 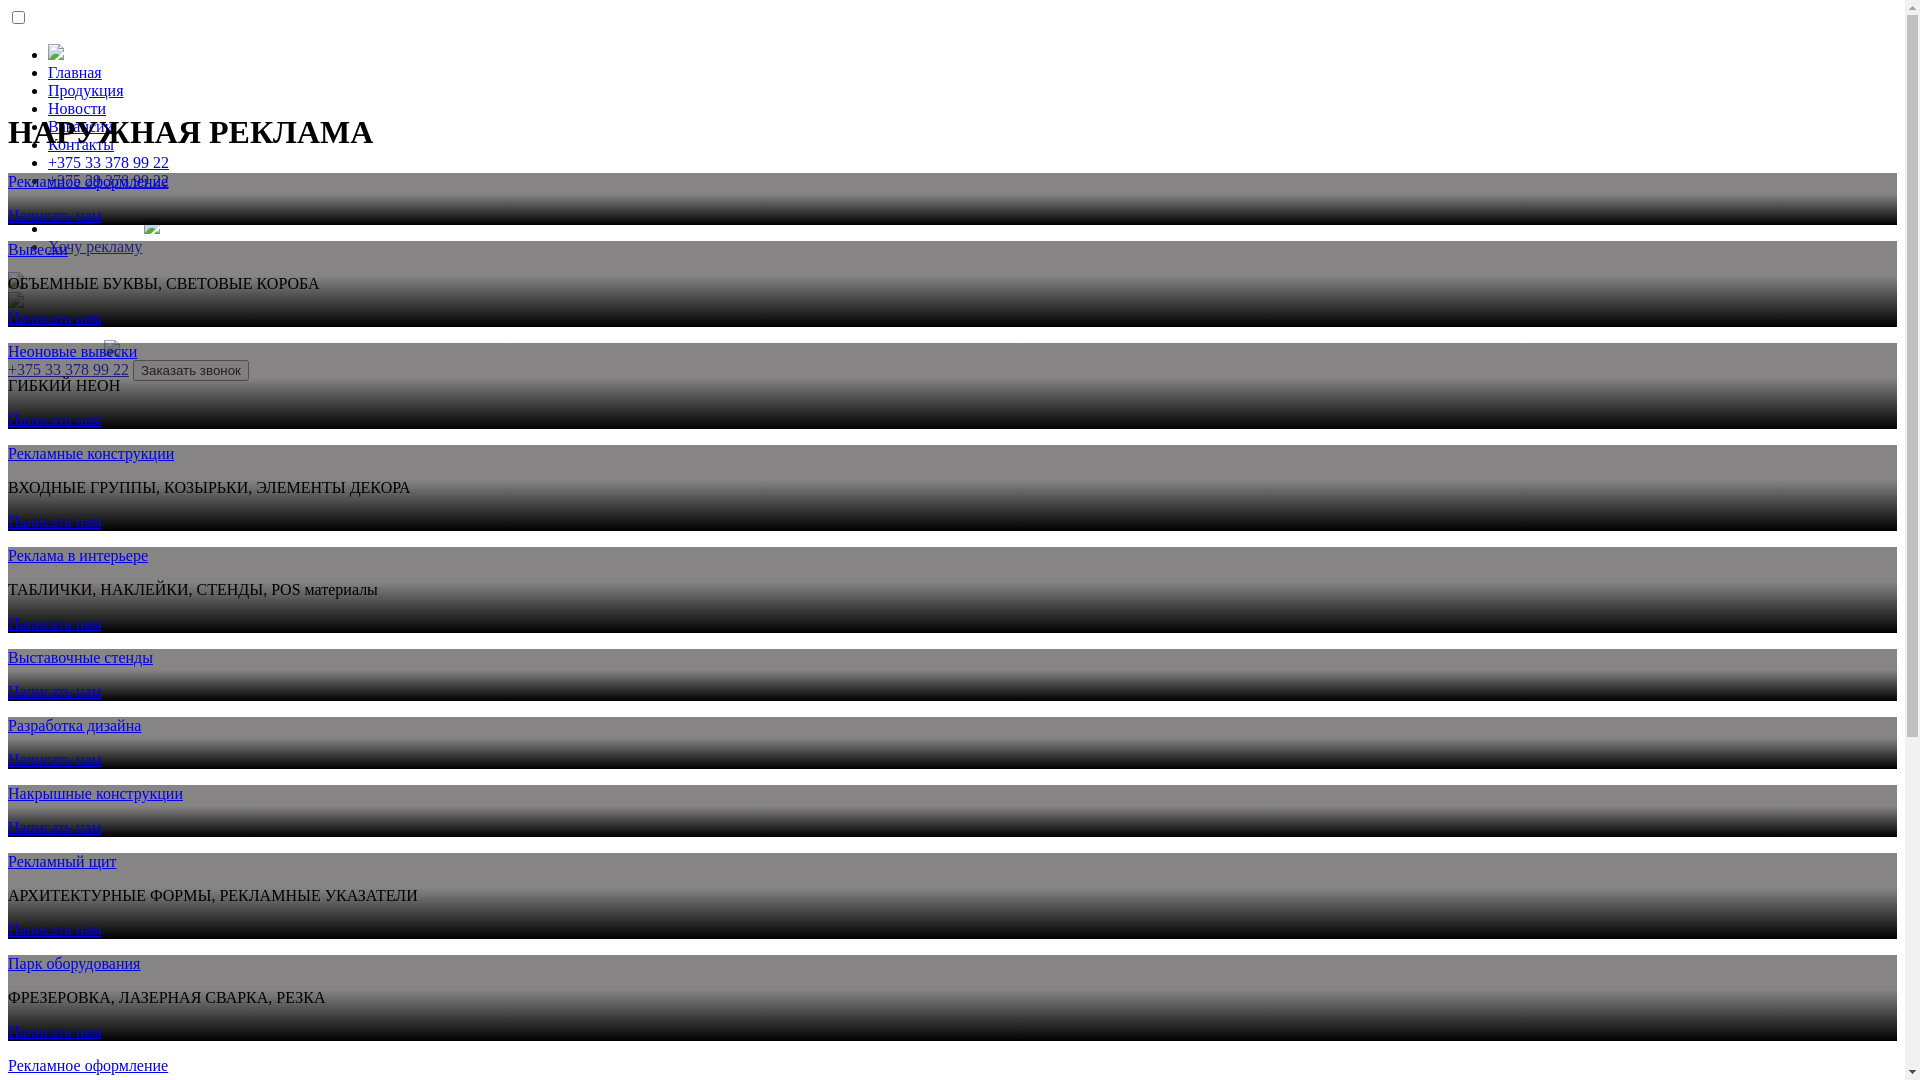 I want to click on '+375 29 378 99 22', so click(x=107, y=180).